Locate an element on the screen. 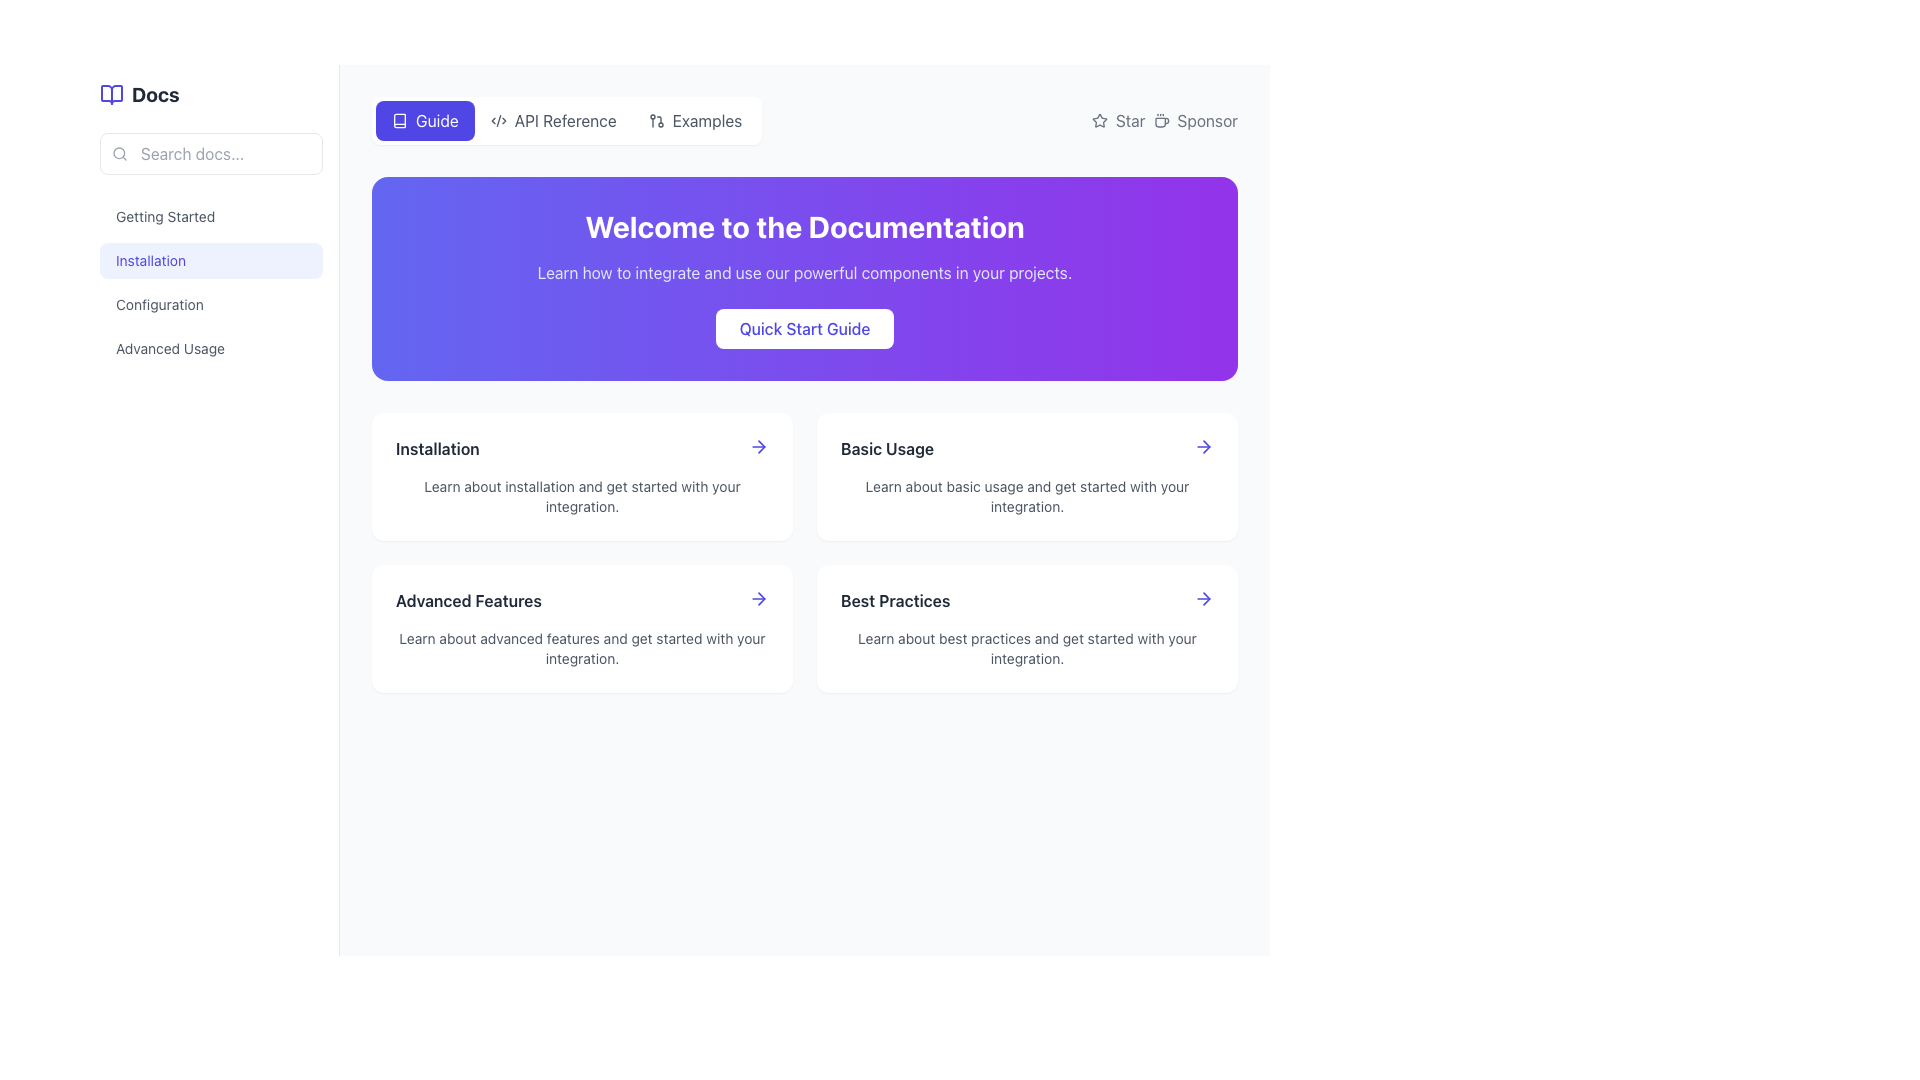  'Examples' button located in the top navigation bar, which is the rightmost button among three, for further development details is located at coordinates (695, 120).